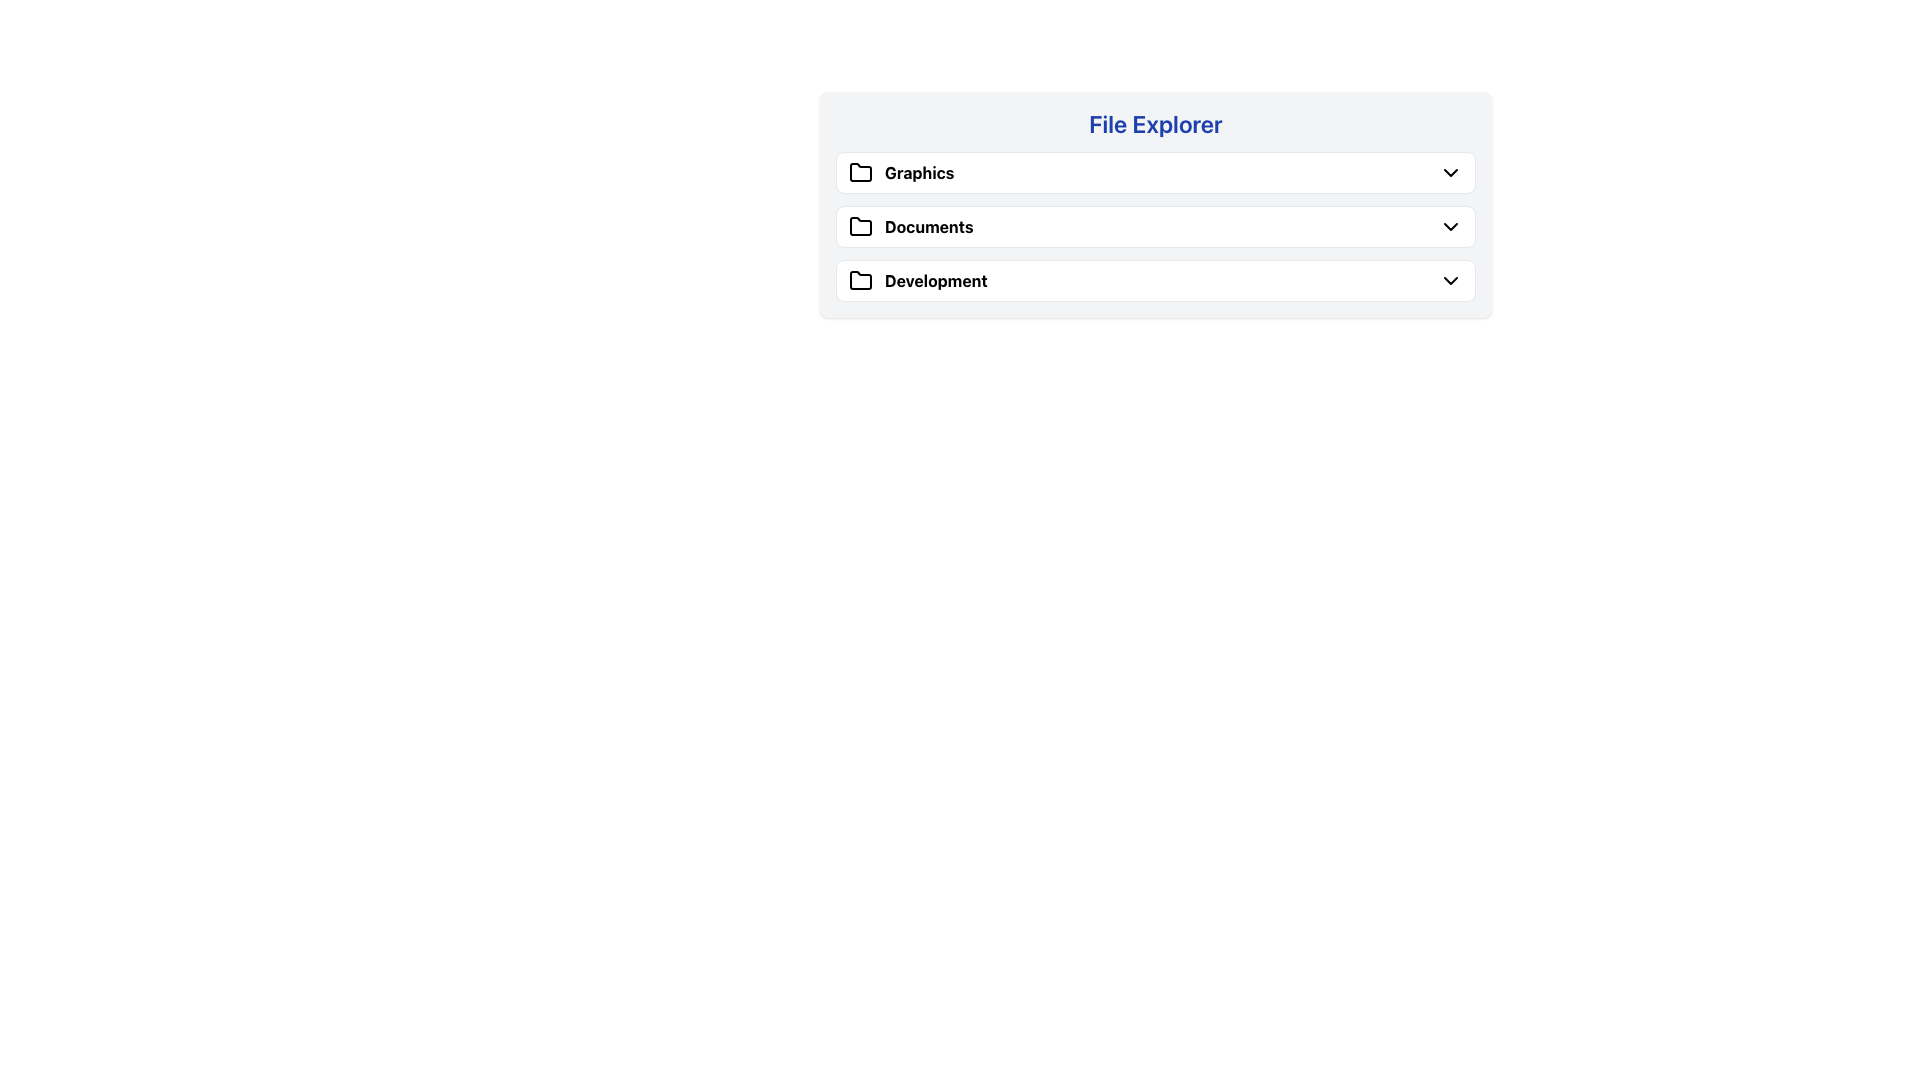 This screenshot has height=1080, width=1920. Describe the element at coordinates (928, 226) in the screenshot. I see `the 'Documents' Text Label` at that location.